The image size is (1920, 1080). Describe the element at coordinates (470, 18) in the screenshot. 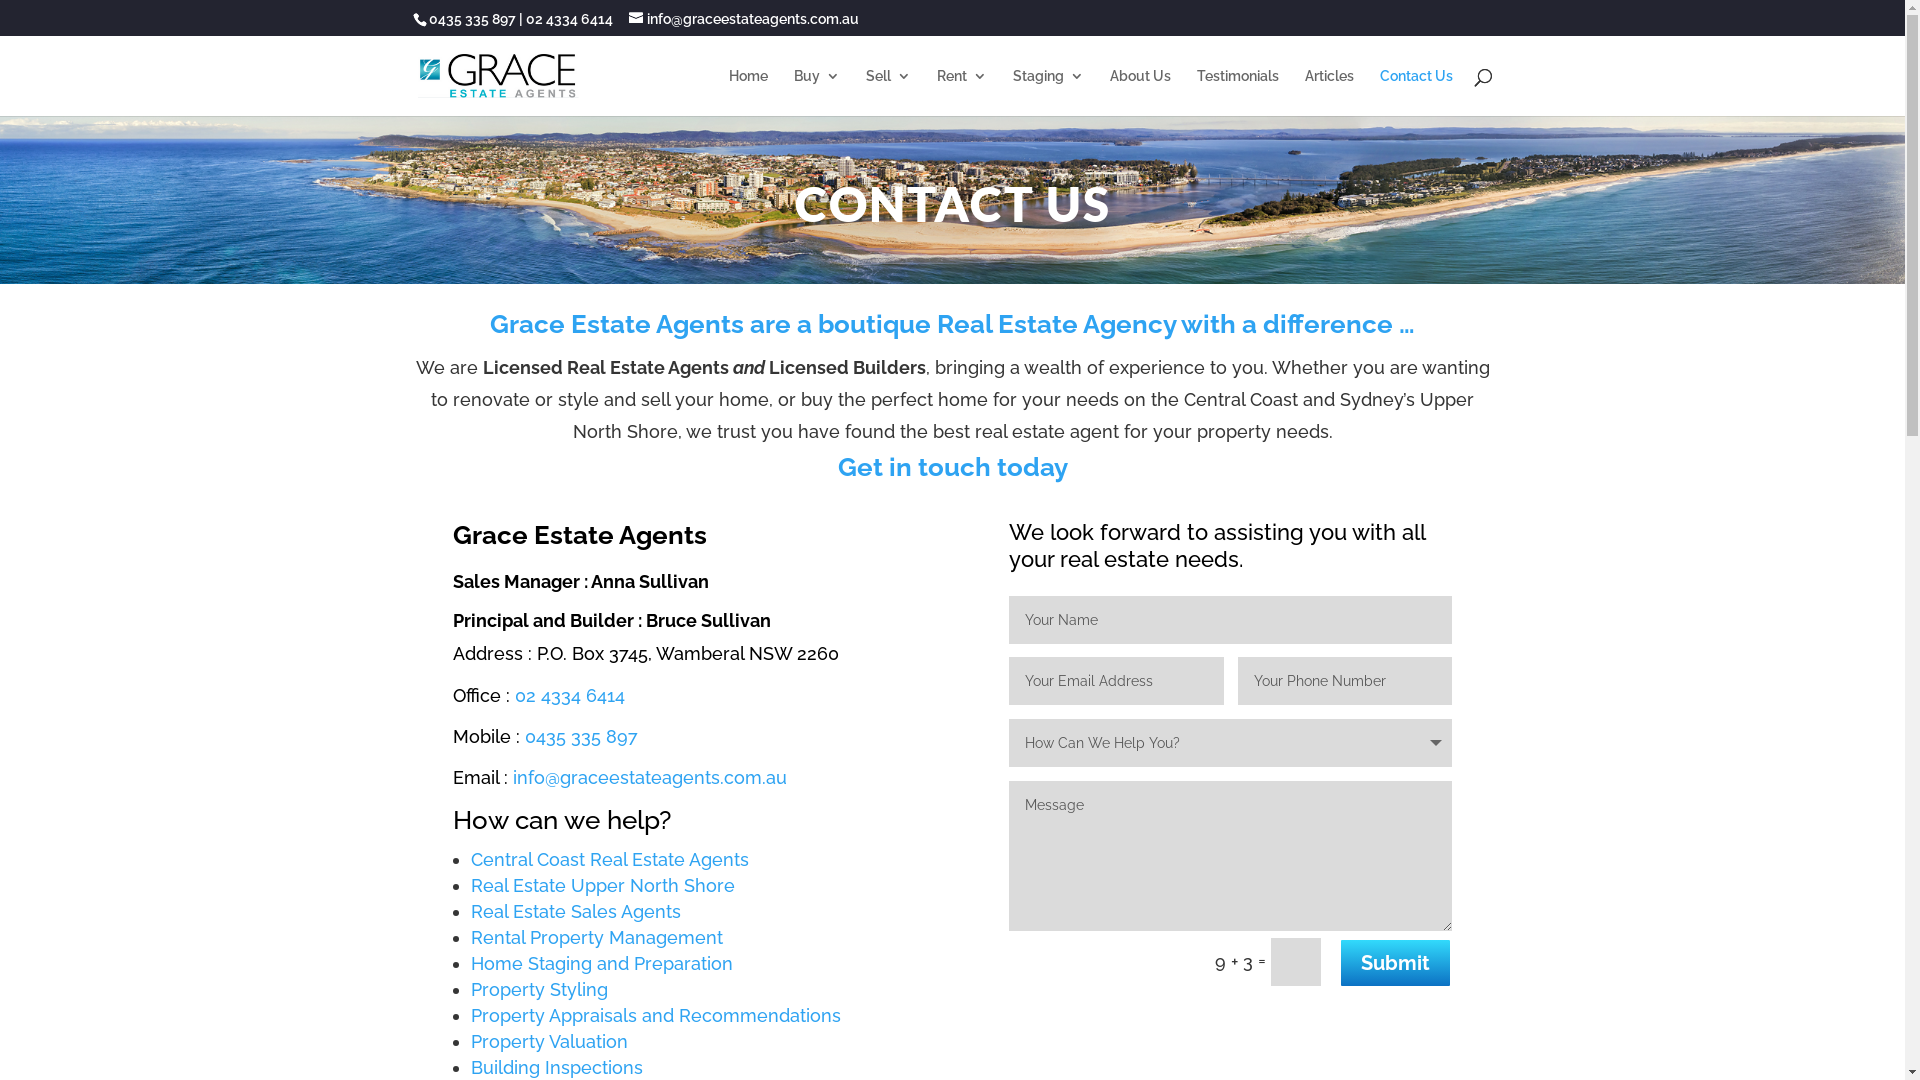

I see `'0435 335 897'` at that location.